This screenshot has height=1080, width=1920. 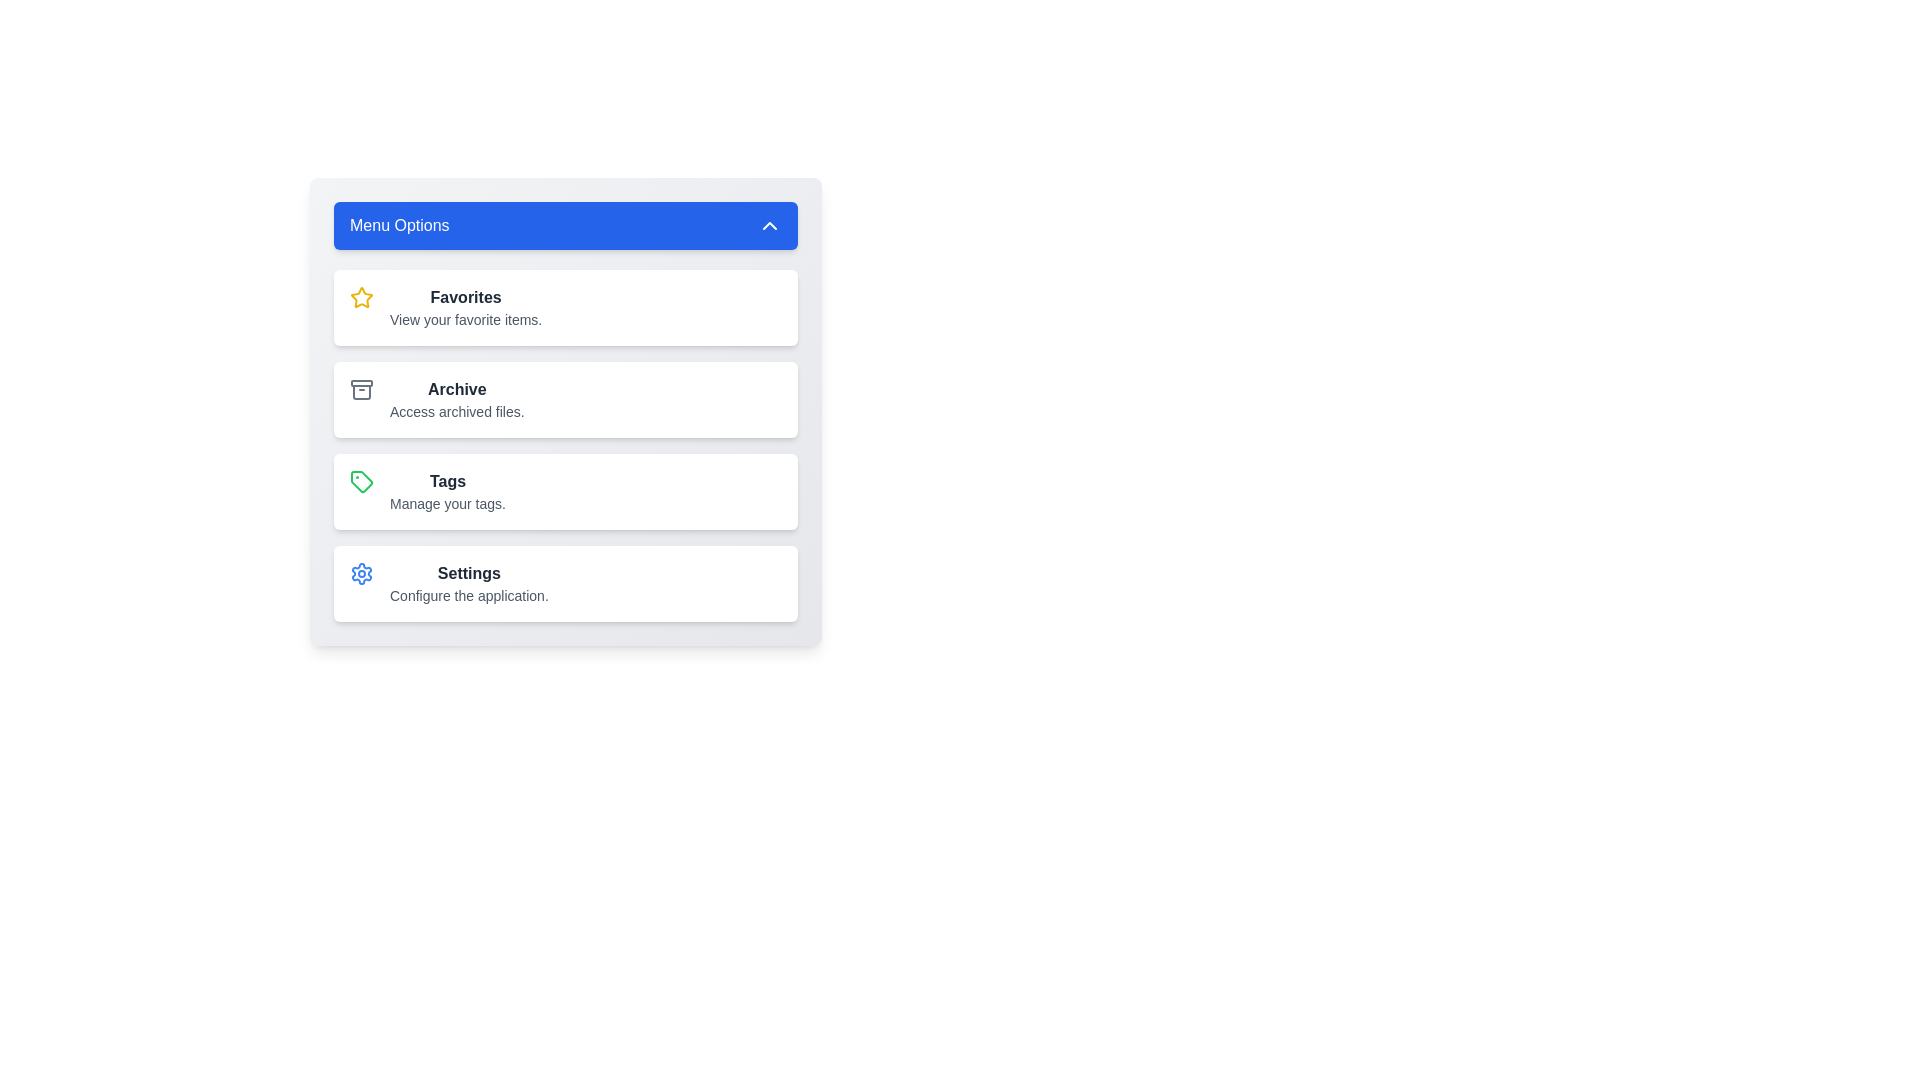 I want to click on the text label that reads 'Manage your tags.' which is styled in gray color and located below the 'Tags' header in the vertical menu list, so click(x=446, y=503).